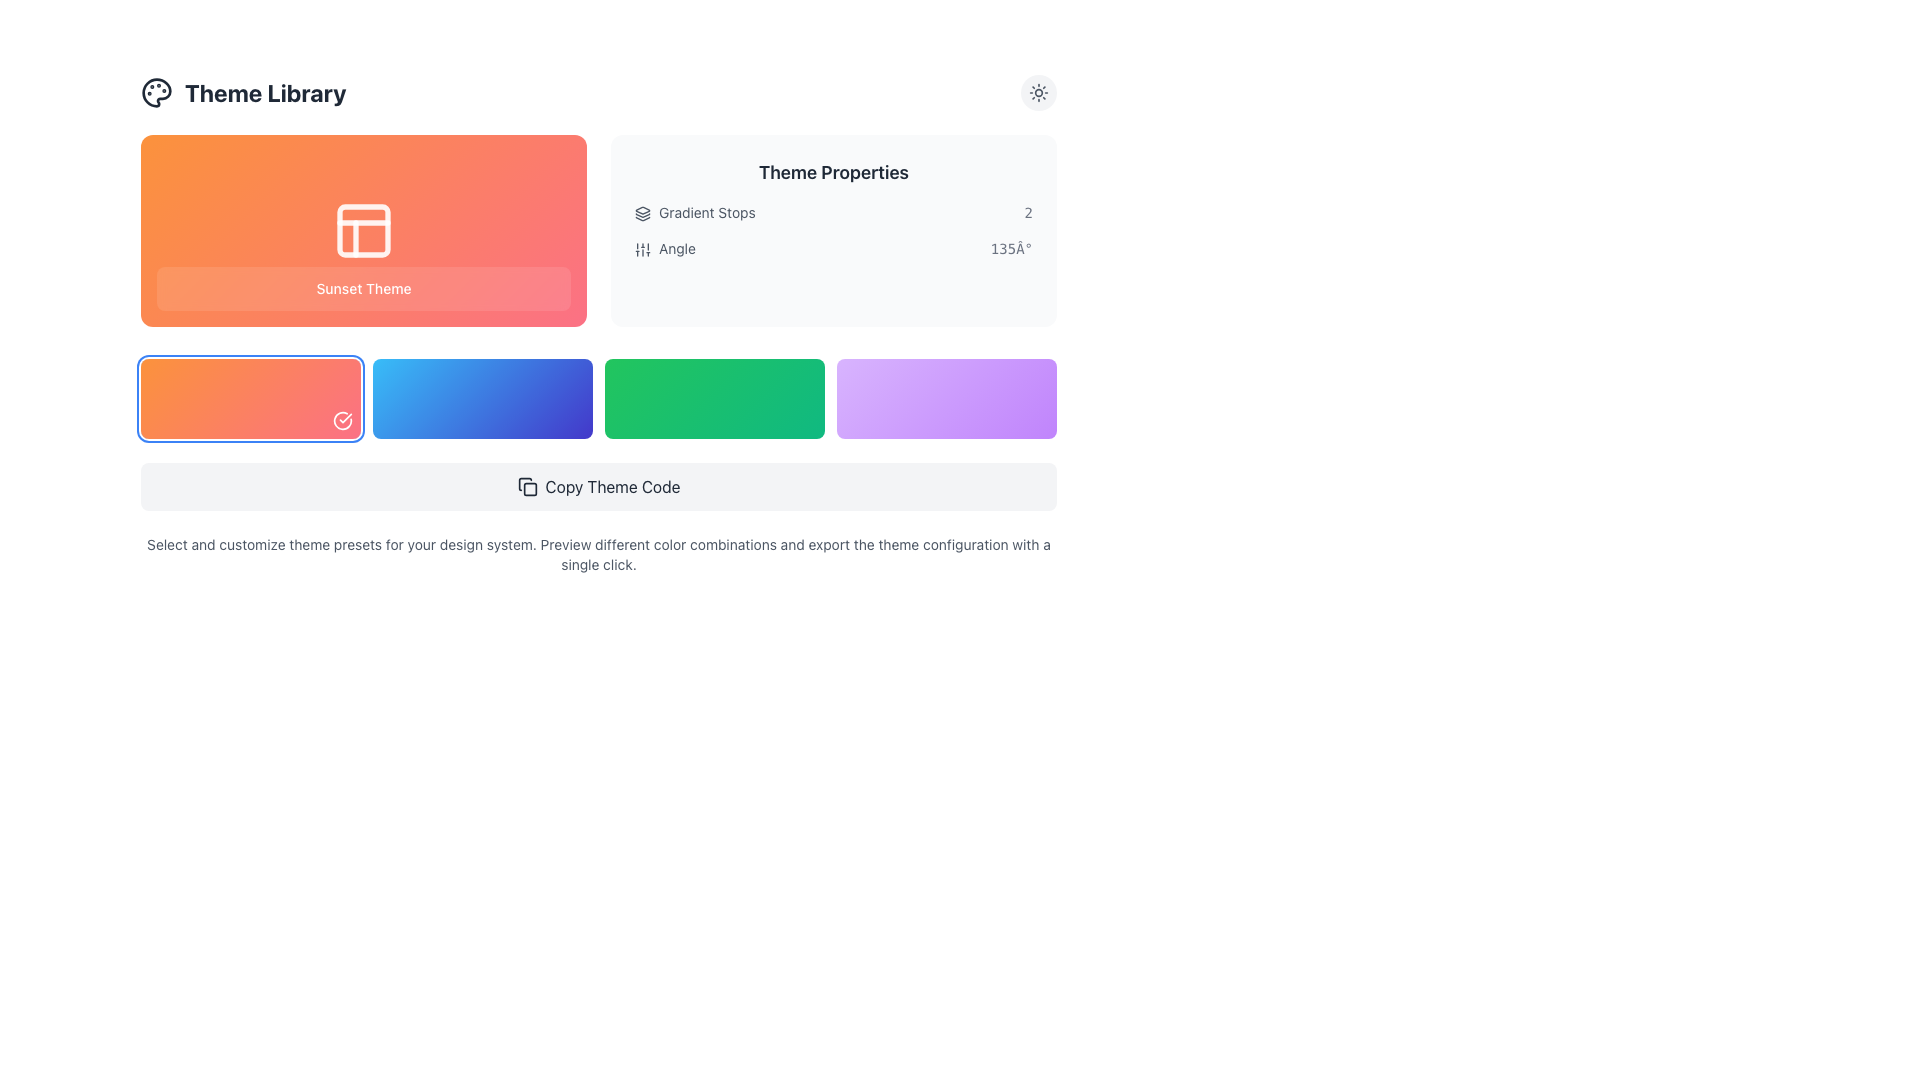 The image size is (1920, 1080). Describe the element at coordinates (364, 230) in the screenshot. I see `the 'Sunset Theme' card, which is the top-left card in the Theme Library, characterized by its gradient background from orange to pink and a white layout icon` at that location.